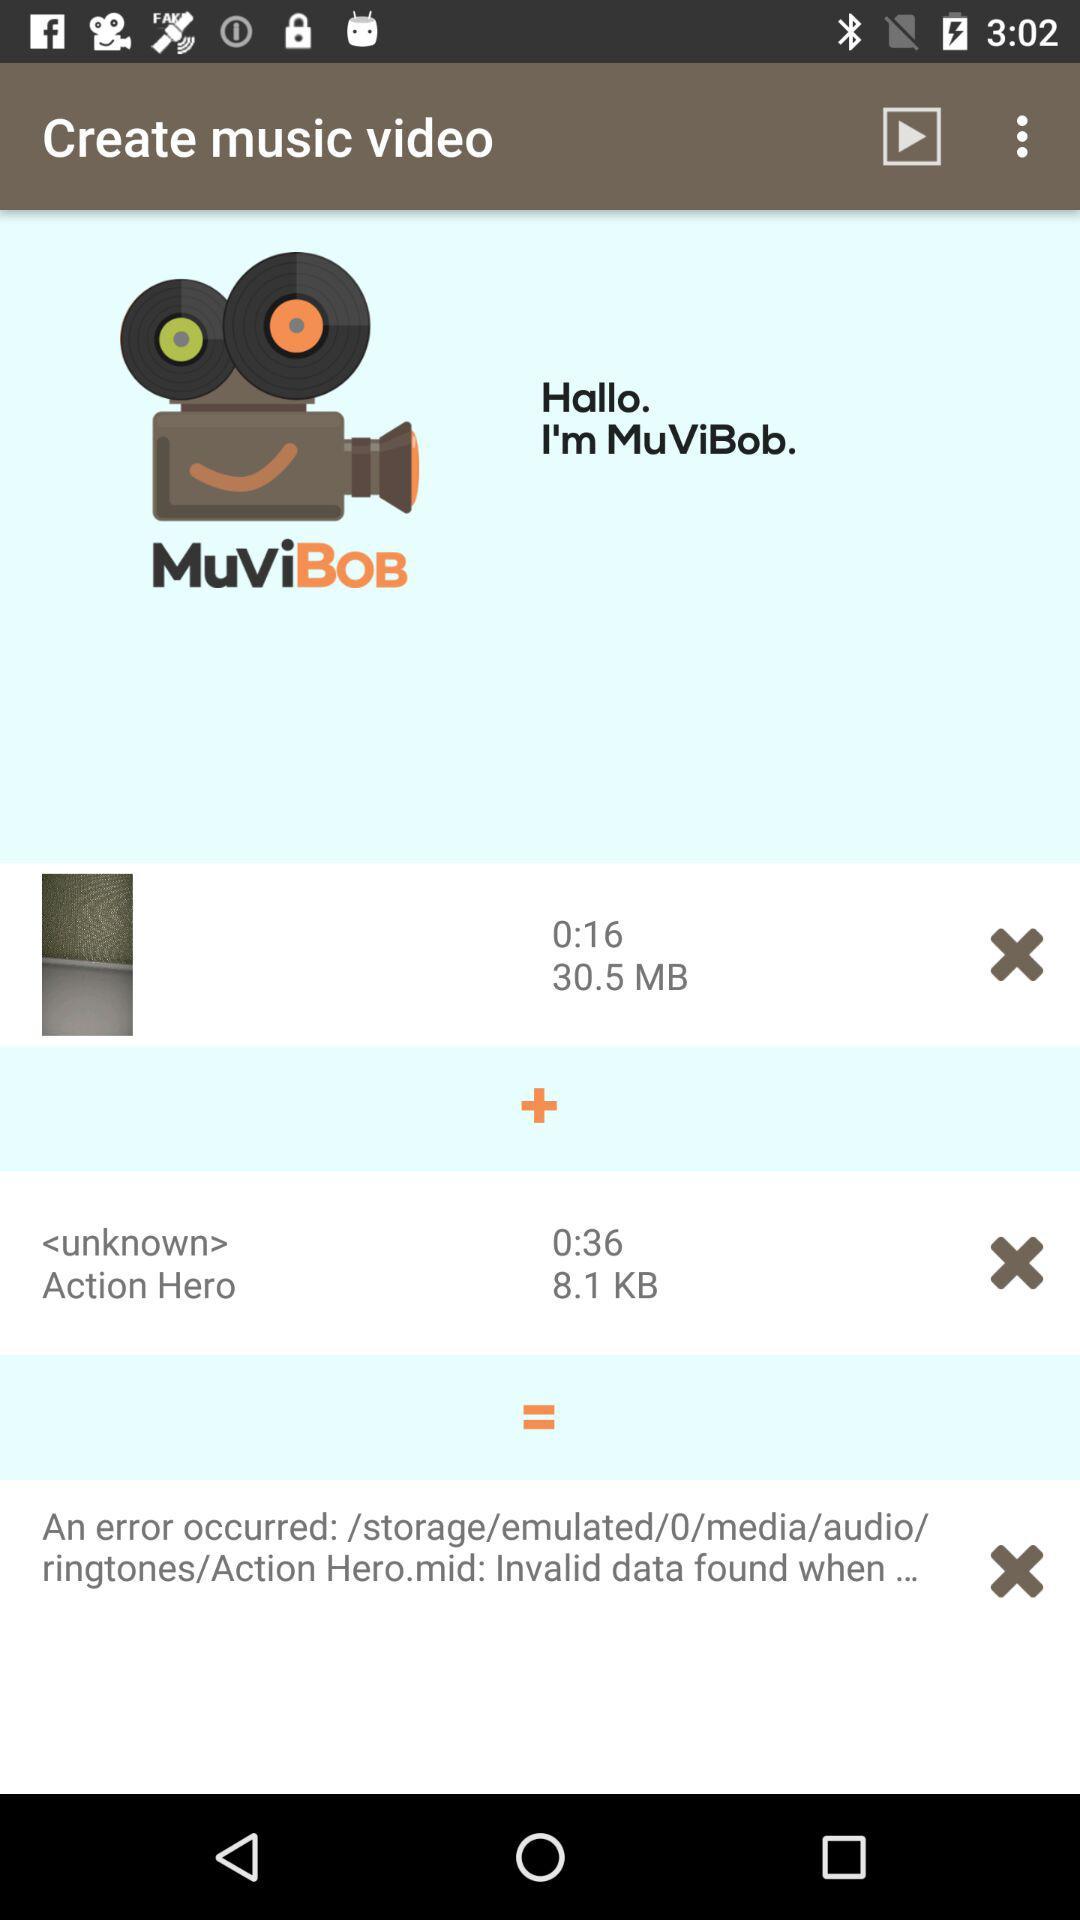 This screenshot has height=1920, width=1080. Describe the element at coordinates (911, 135) in the screenshot. I see `the item to the right of the create music video` at that location.